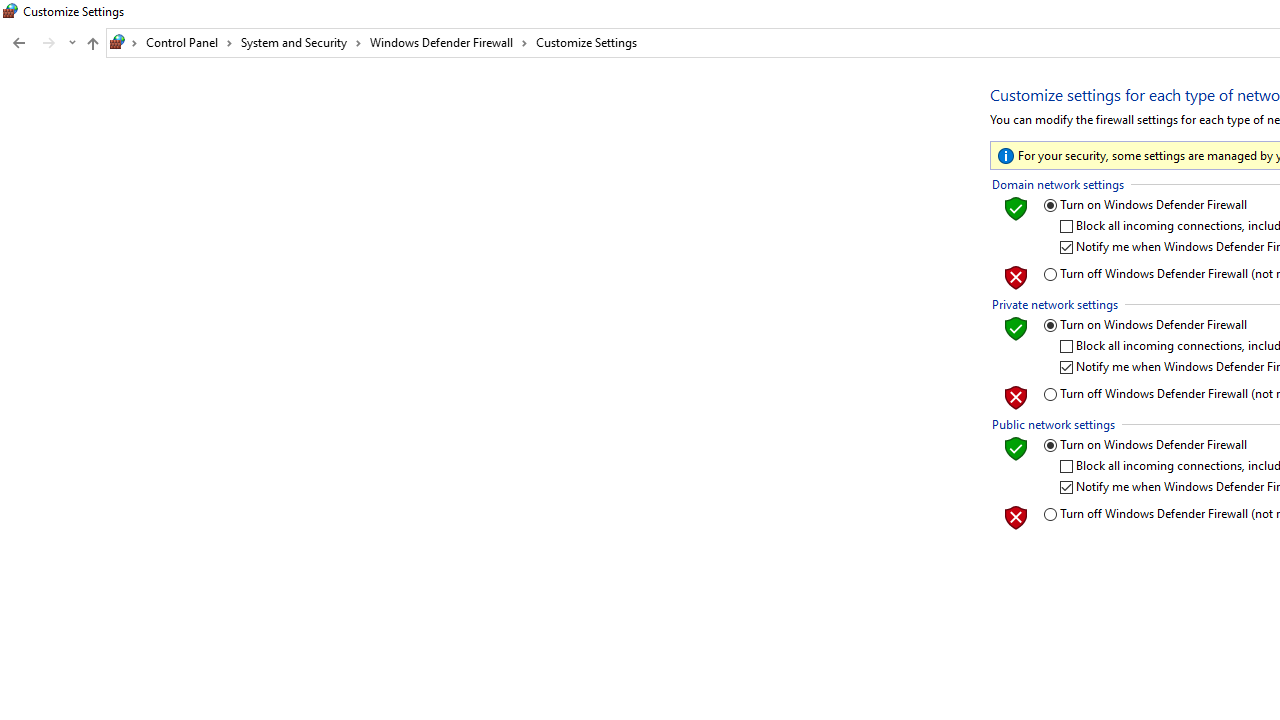 This screenshot has height=720, width=1280. Describe the element at coordinates (189, 42) in the screenshot. I see `'Control Panel'` at that location.